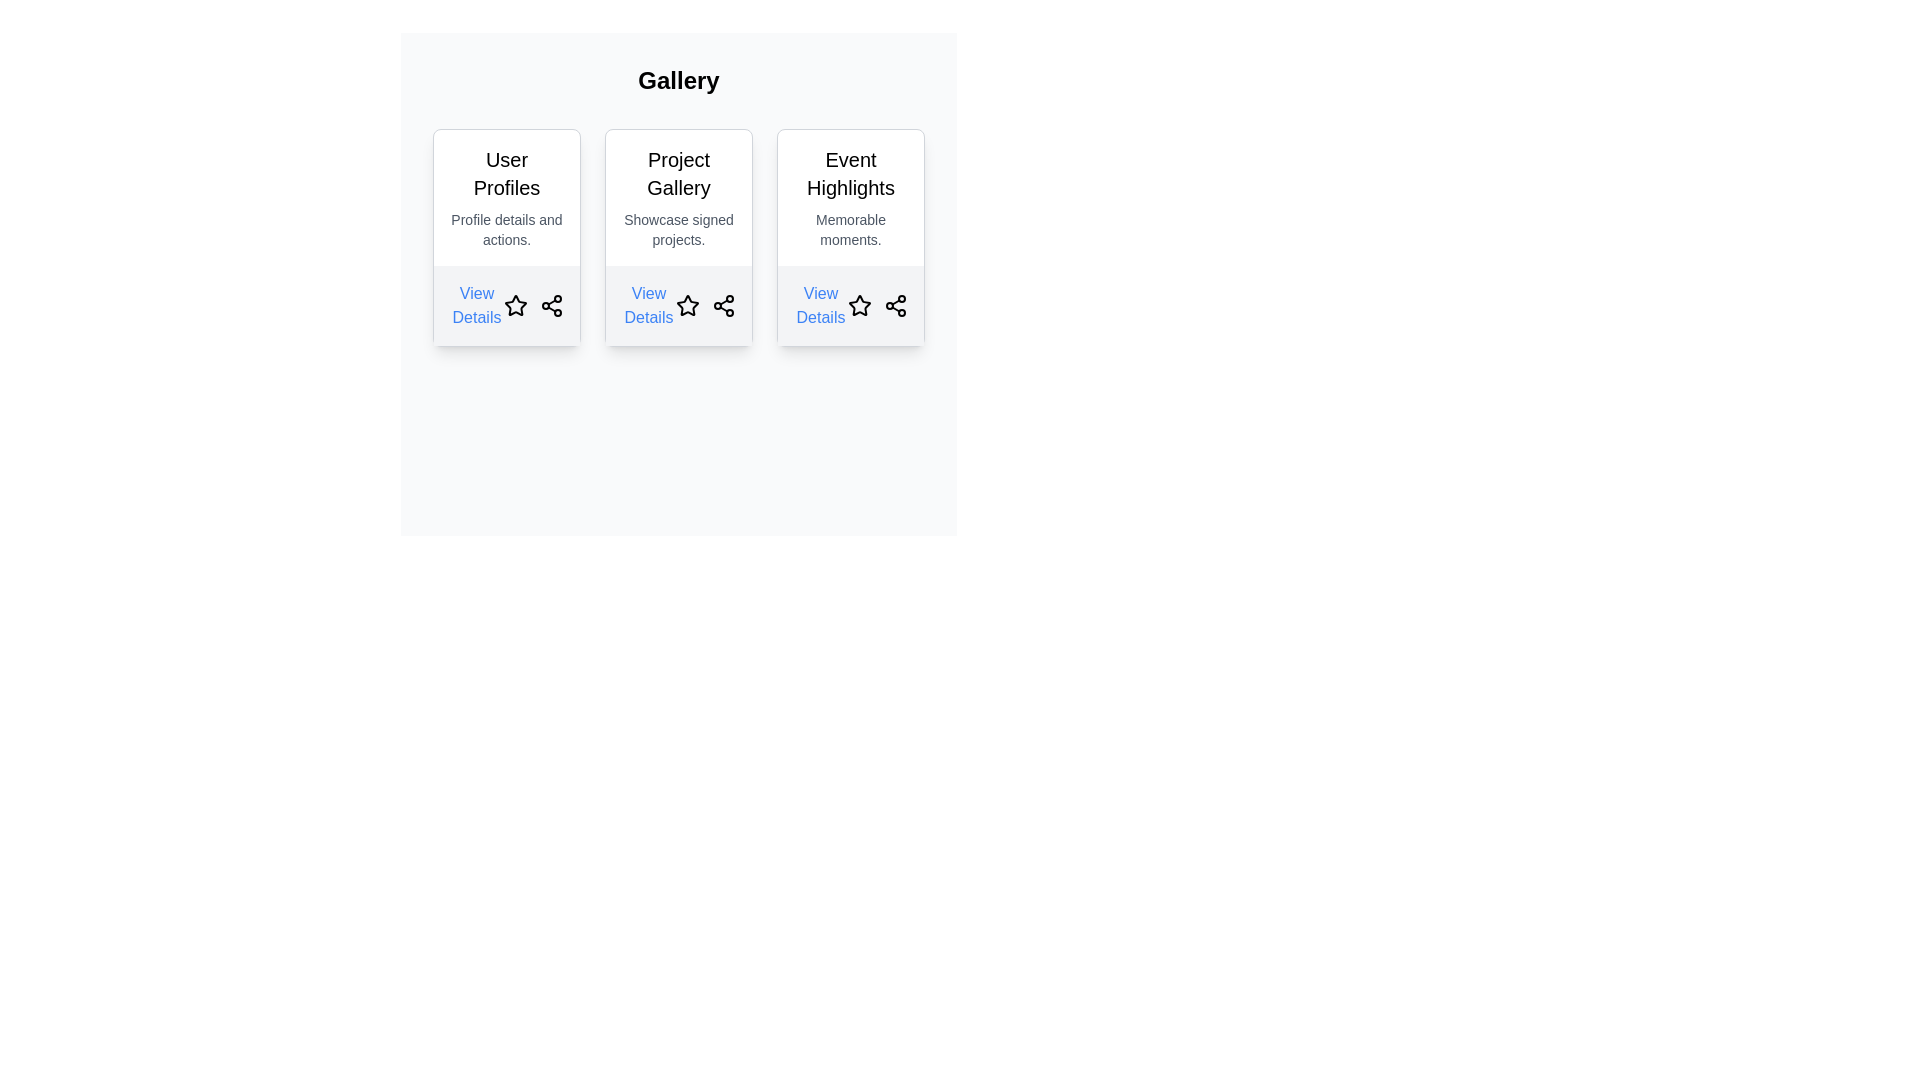 The width and height of the screenshot is (1920, 1080). I want to click on the SVG share icon located to the immediate right of the star icon at the bottom of the 'User Profiles' card, so click(552, 305).